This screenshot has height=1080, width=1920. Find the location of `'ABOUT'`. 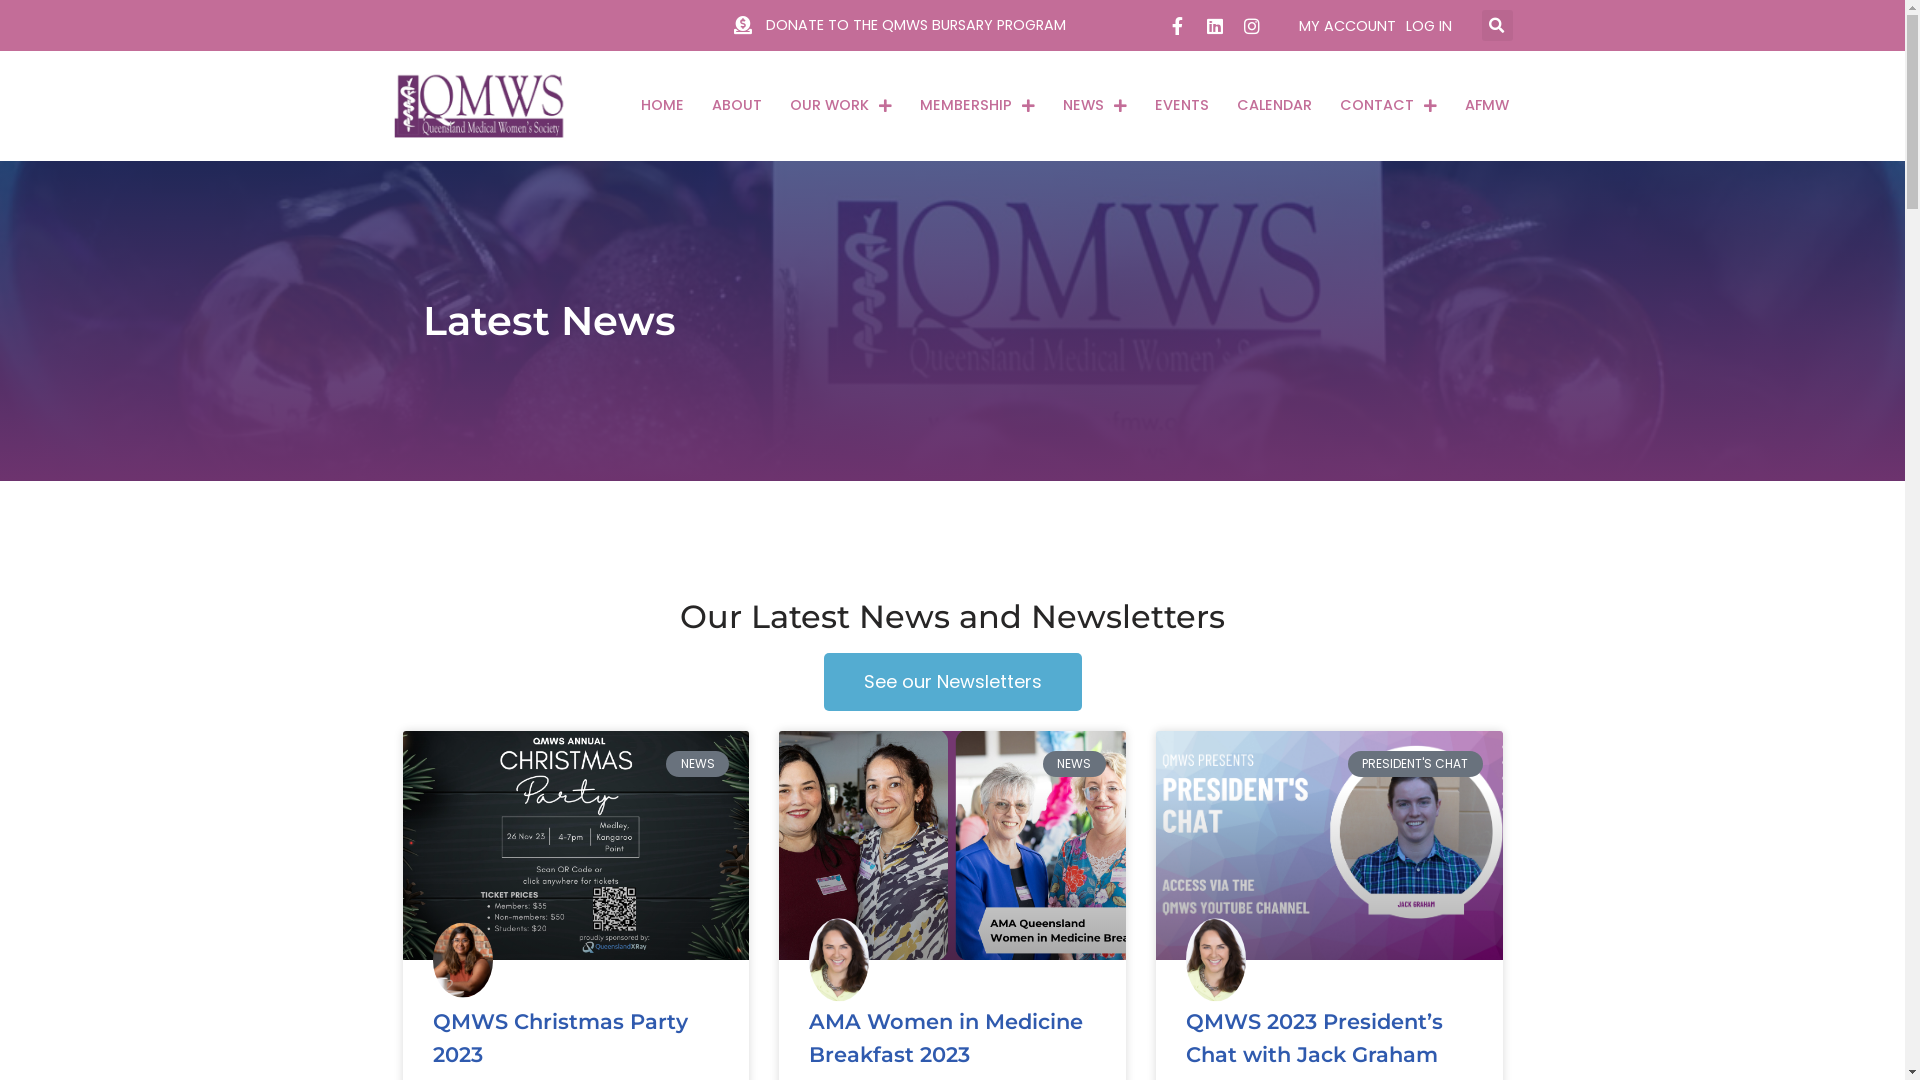

'ABOUT' is located at coordinates (736, 105).